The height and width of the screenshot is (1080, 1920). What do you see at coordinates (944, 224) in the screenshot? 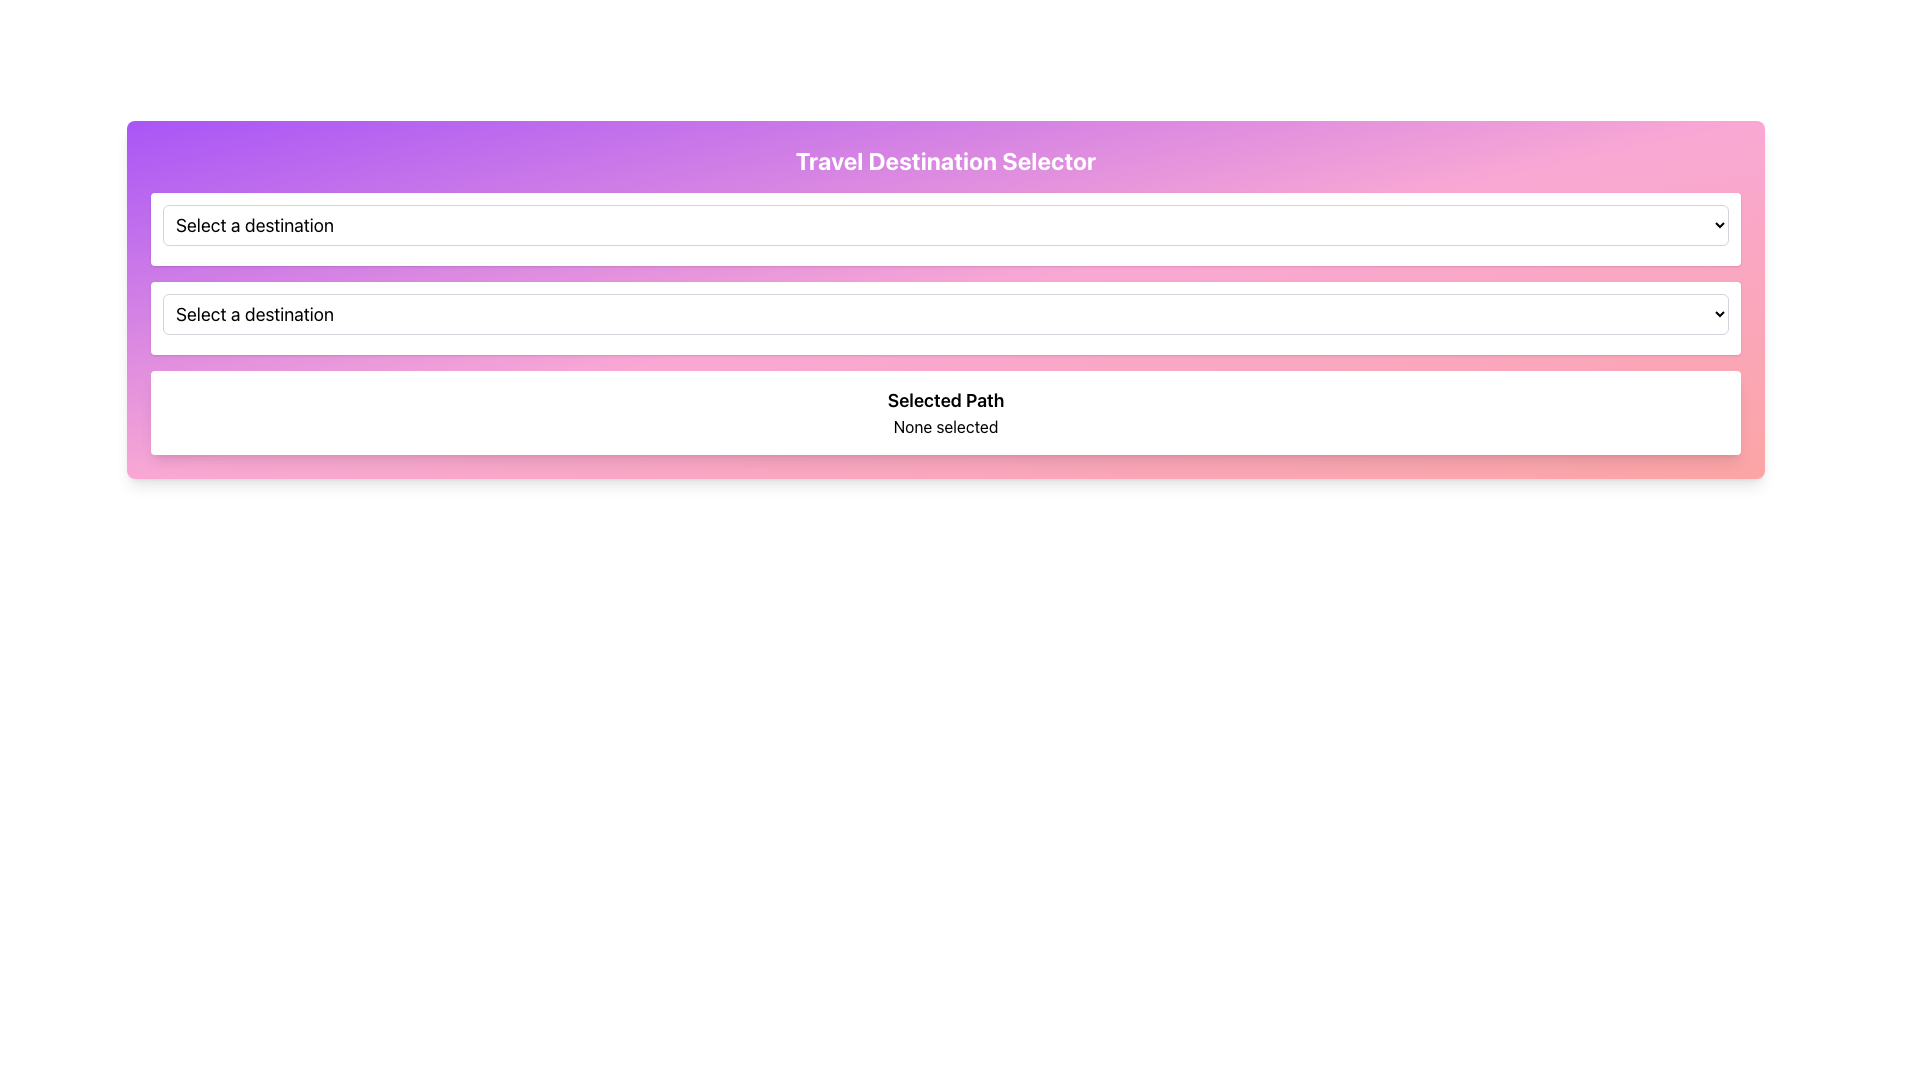
I see `the dropdown menu labeled 'Select a destination' located under the title 'Travel Destination Selector'` at bounding box center [944, 224].